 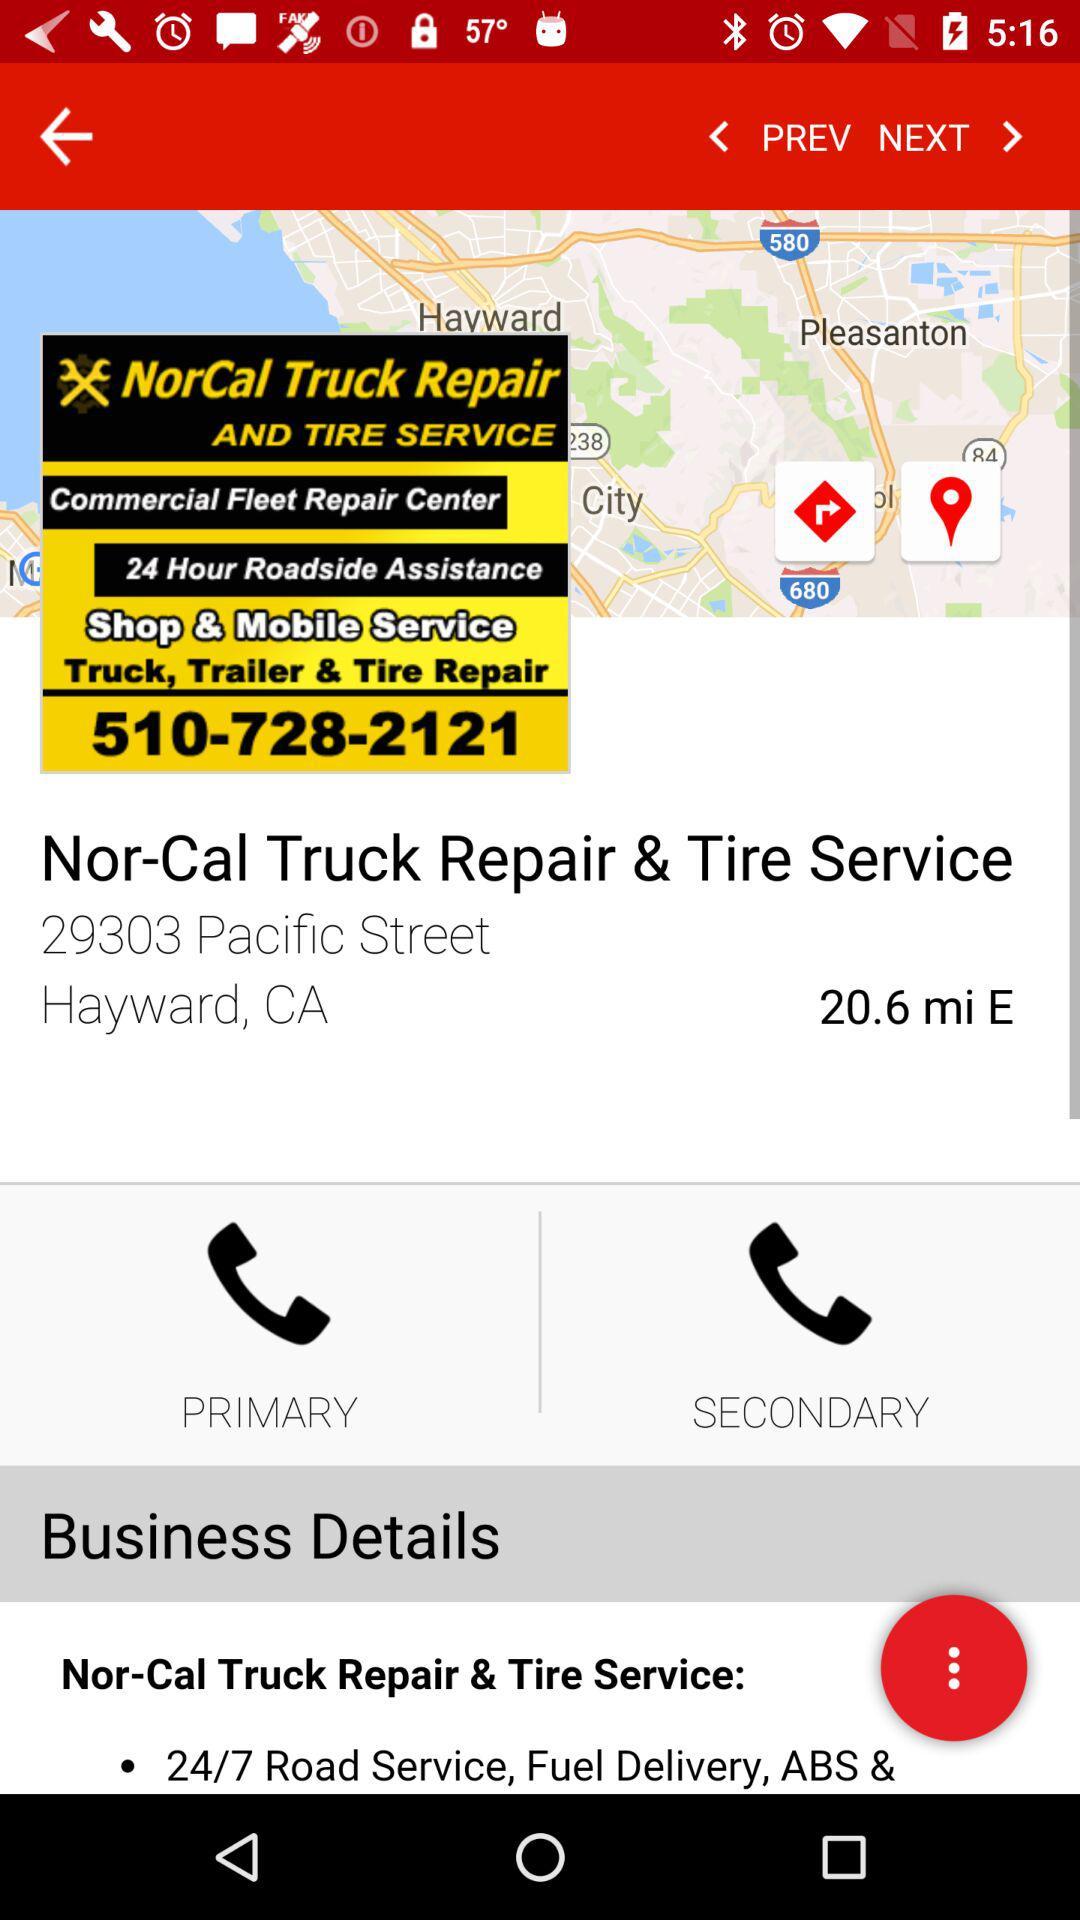 What do you see at coordinates (64, 135) in the screenshot?
I see `the arrow_backward icon` at bounding box center [64, 135].